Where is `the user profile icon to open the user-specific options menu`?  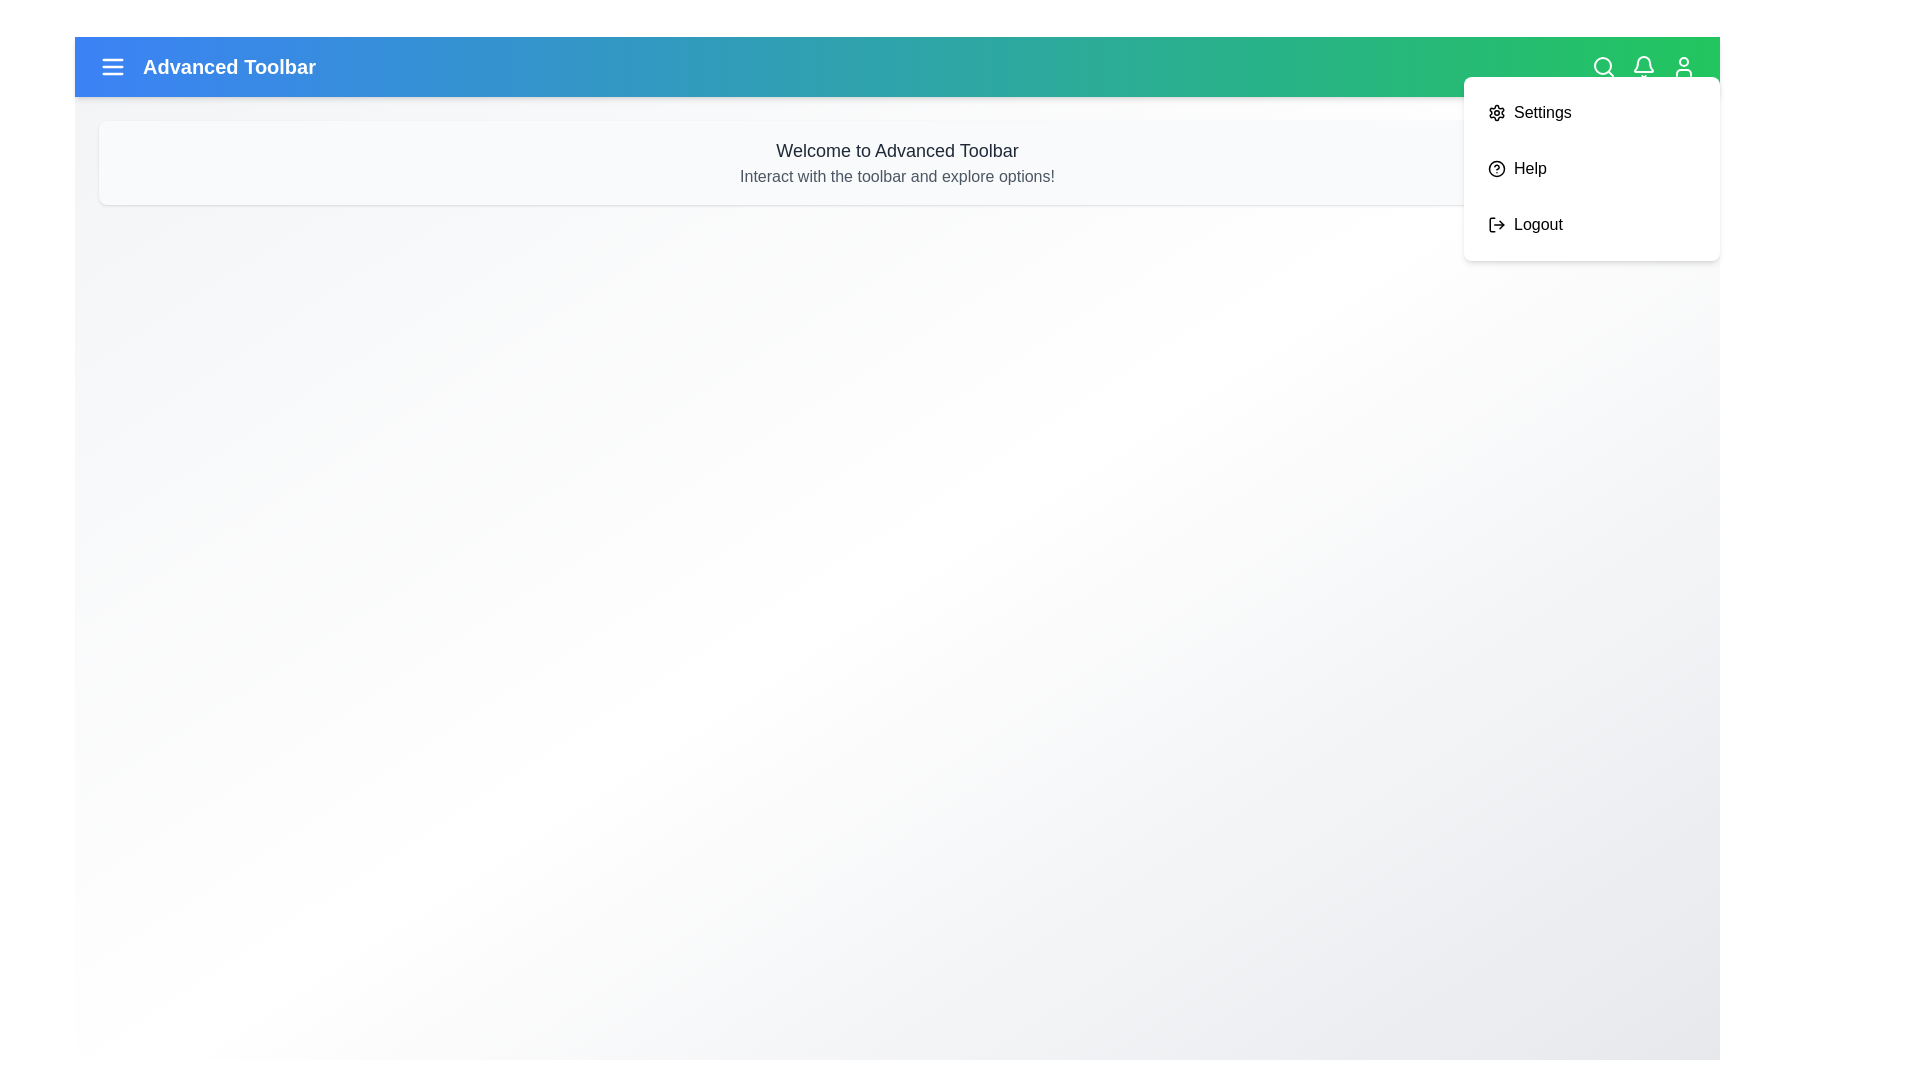
the user profile icon to open the user-specific options menu is located at coordinates (1683, 65).